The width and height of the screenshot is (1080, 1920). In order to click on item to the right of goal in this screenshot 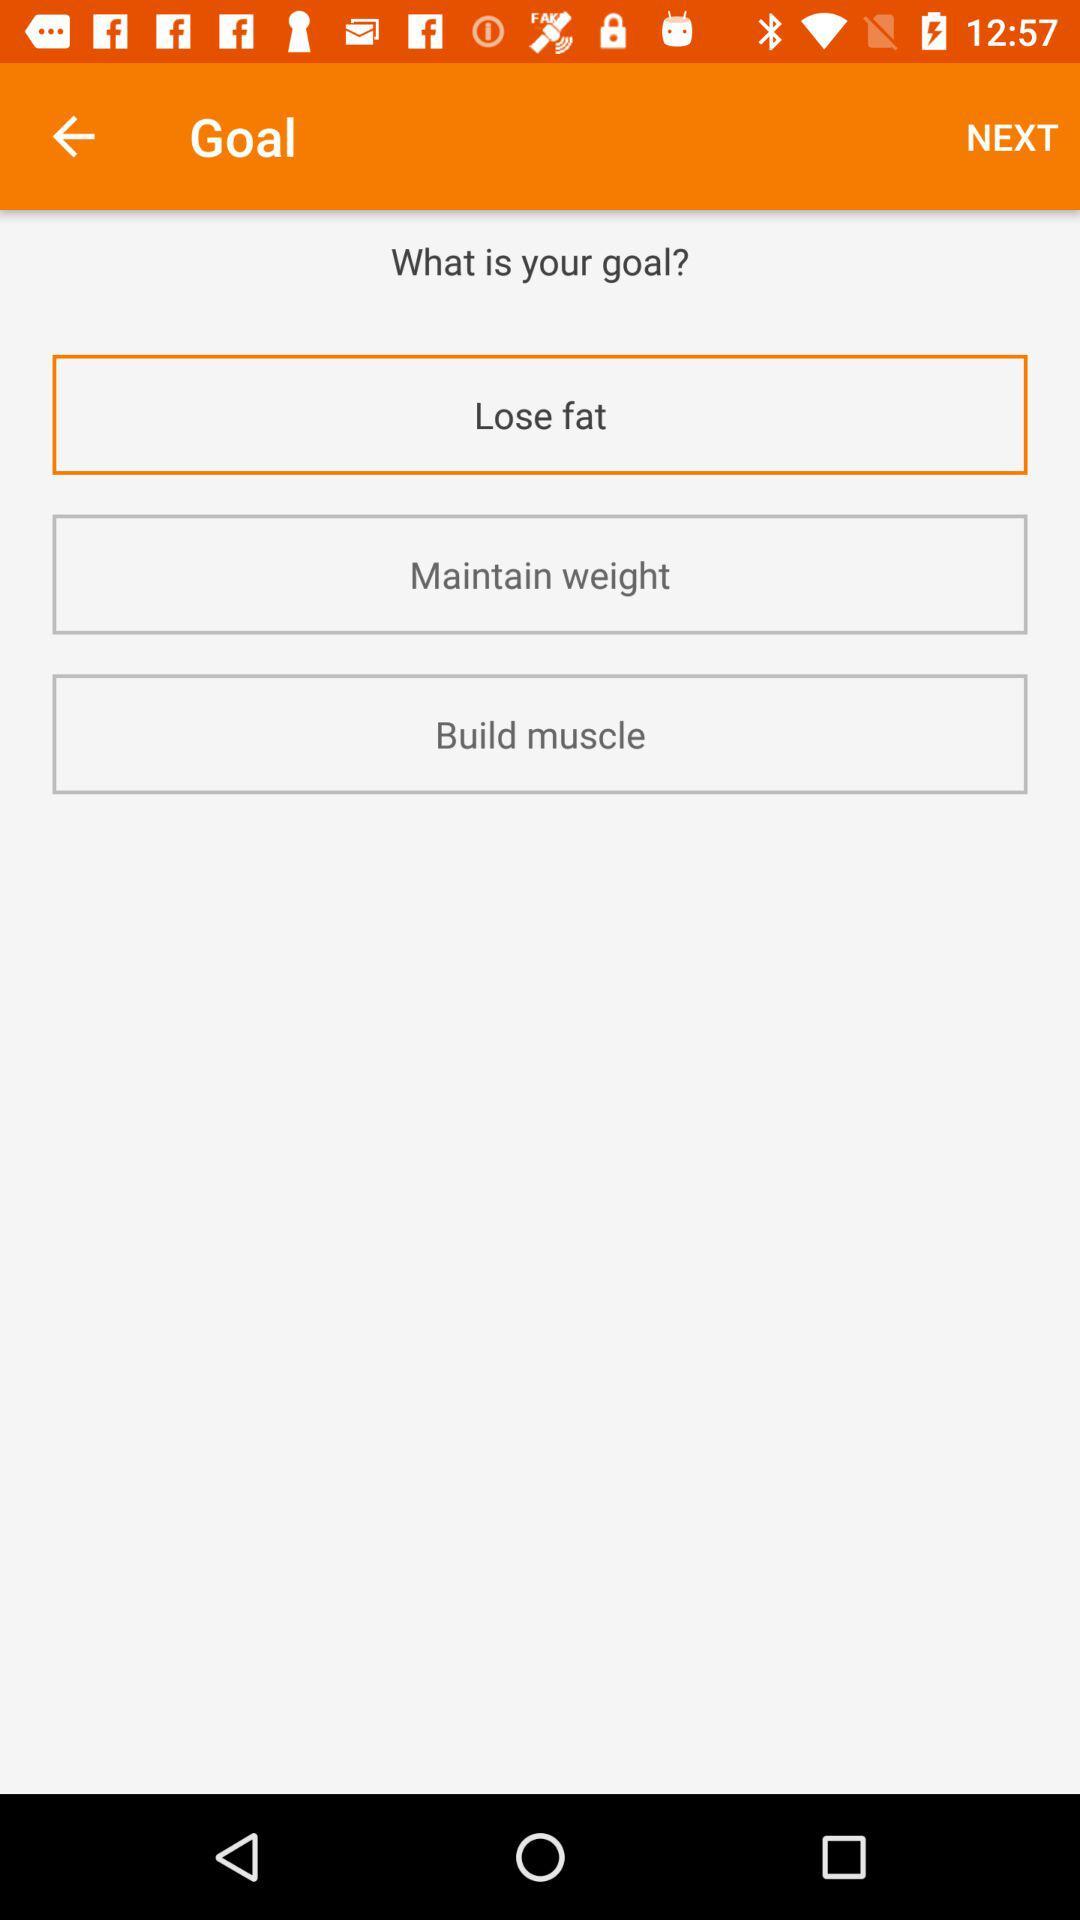, I will do `click(1012, 135)`.